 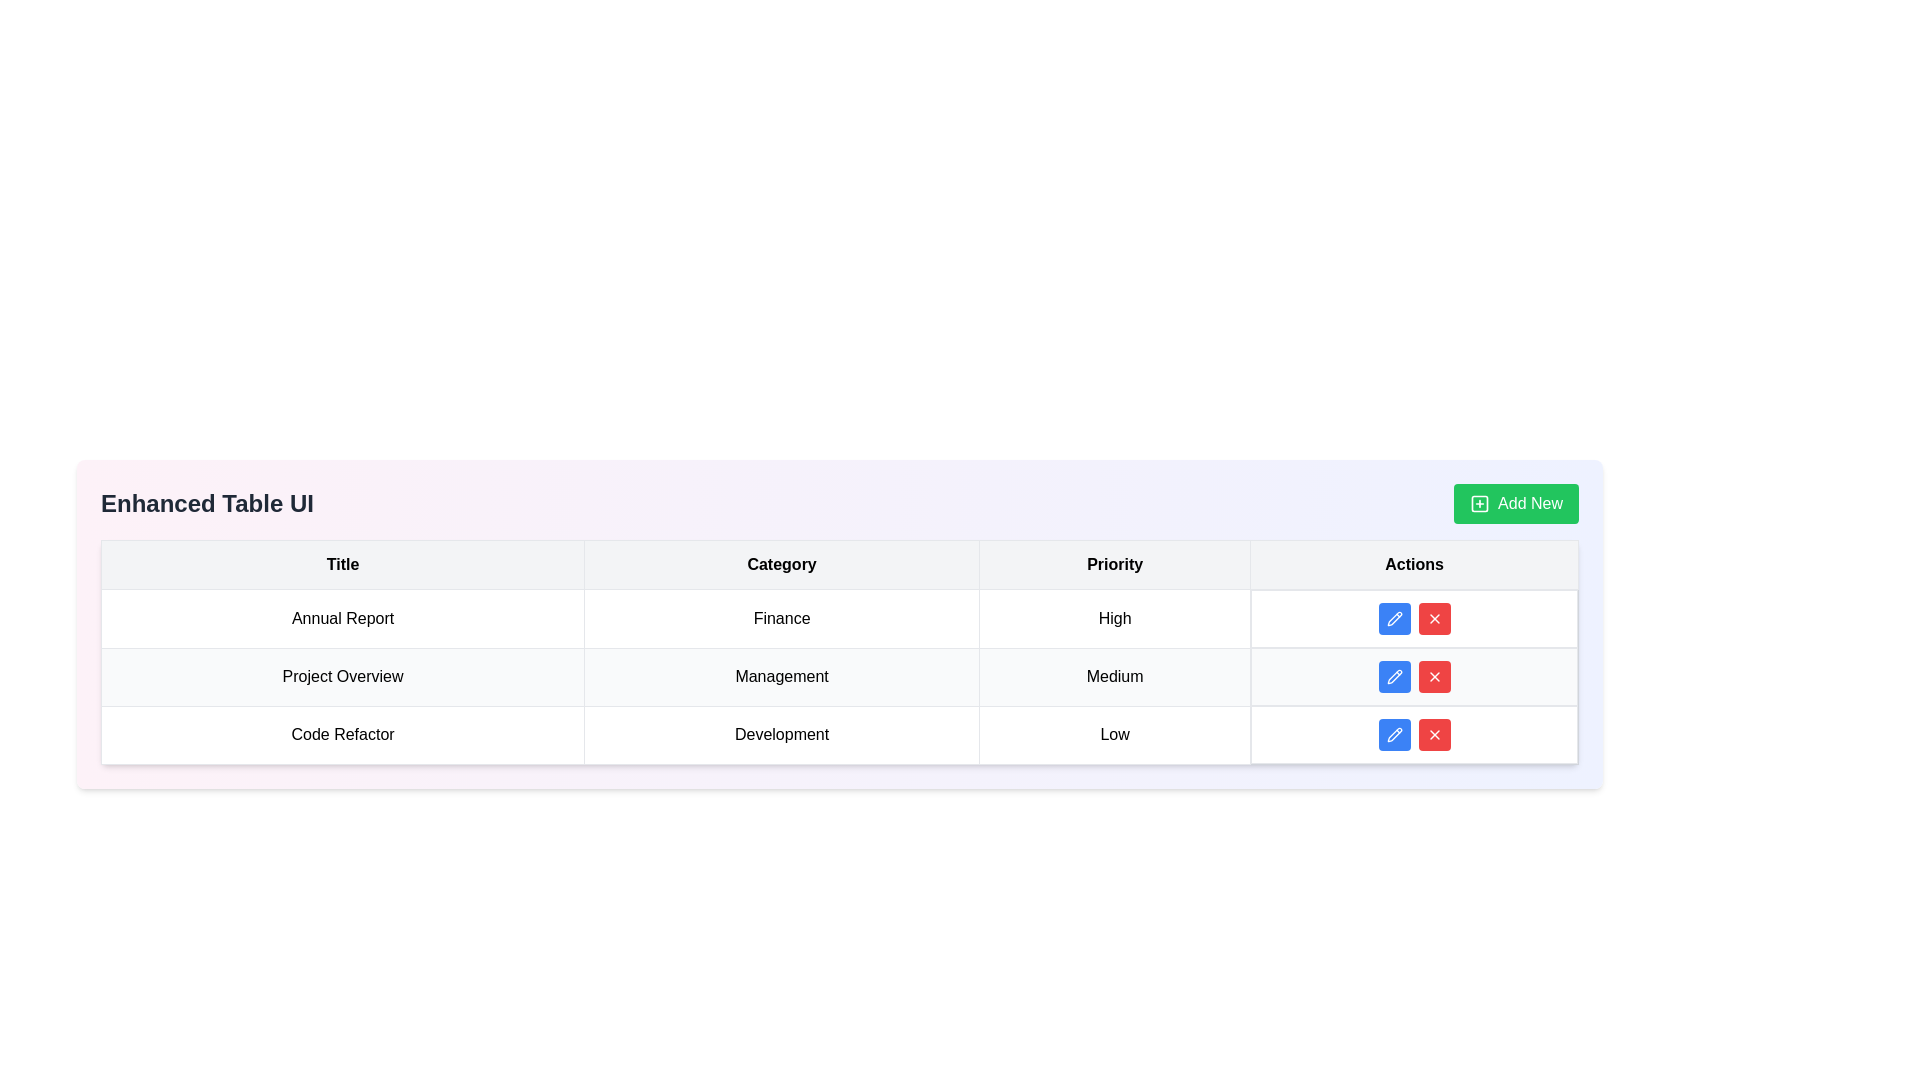 What do you see at coordinates (1393, 617) in the screenshot?
I see `the Icon Button in the 'Actions' column of the table corresponding to the row labeled 'Project Overview'` at bounding box center [1393, 617].